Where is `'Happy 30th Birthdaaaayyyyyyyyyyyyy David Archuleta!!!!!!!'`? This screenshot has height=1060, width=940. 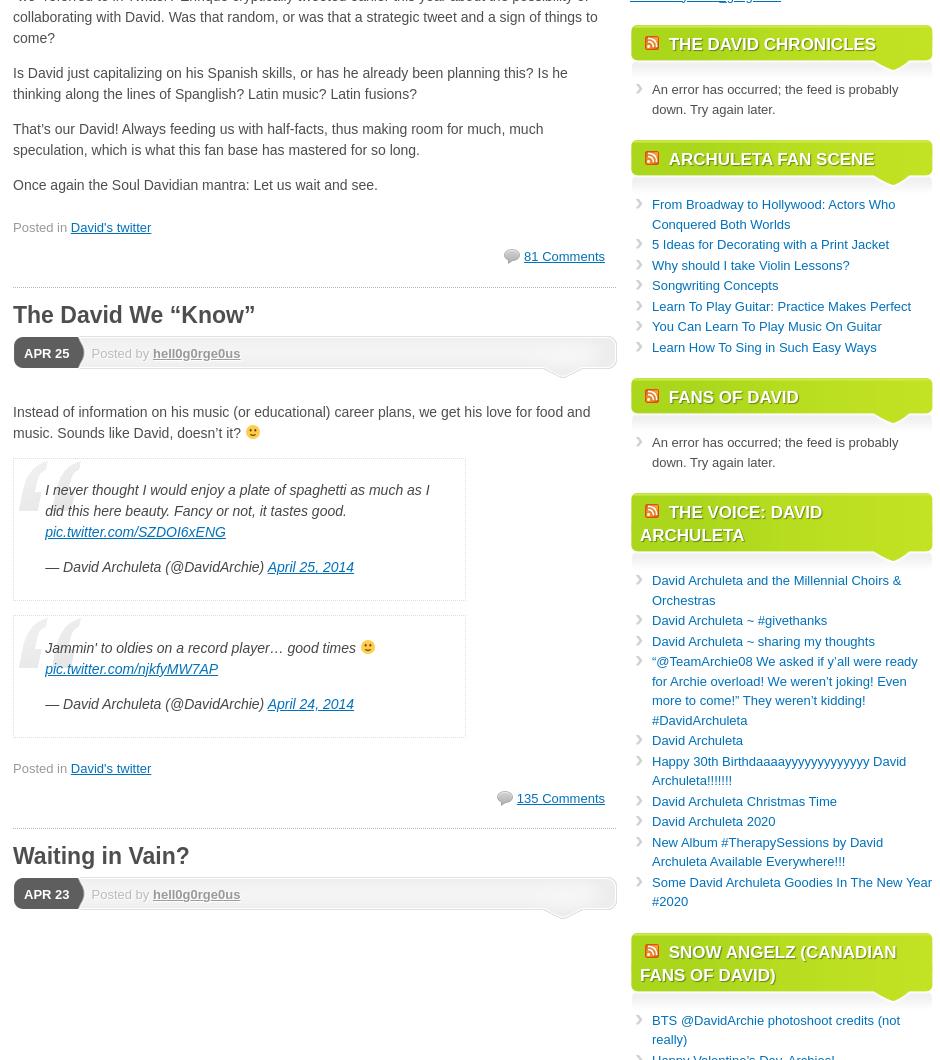 'Happy 30th Birthdaaaayyyyyyyyyyyyy David Archuleta!!!!!!!' is located at coordinates (777, 769).